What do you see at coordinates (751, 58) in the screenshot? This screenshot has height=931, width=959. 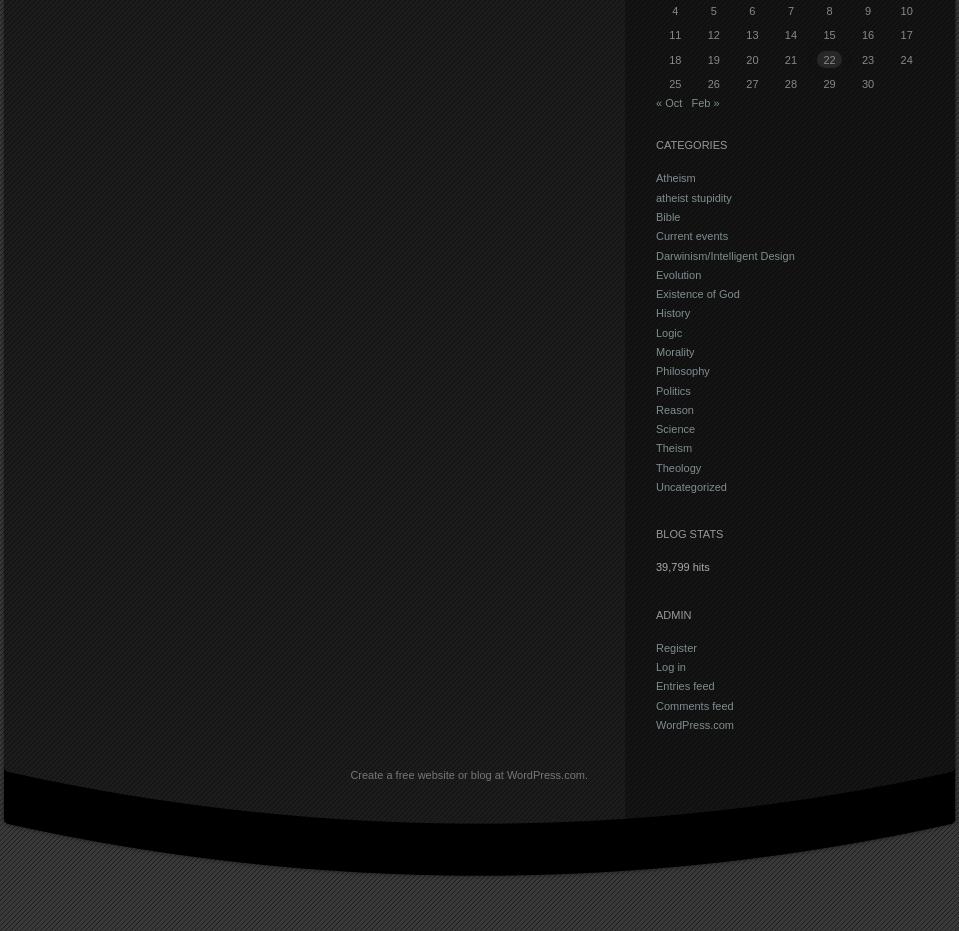 I see `'20'` at bounding box center [751, 58].